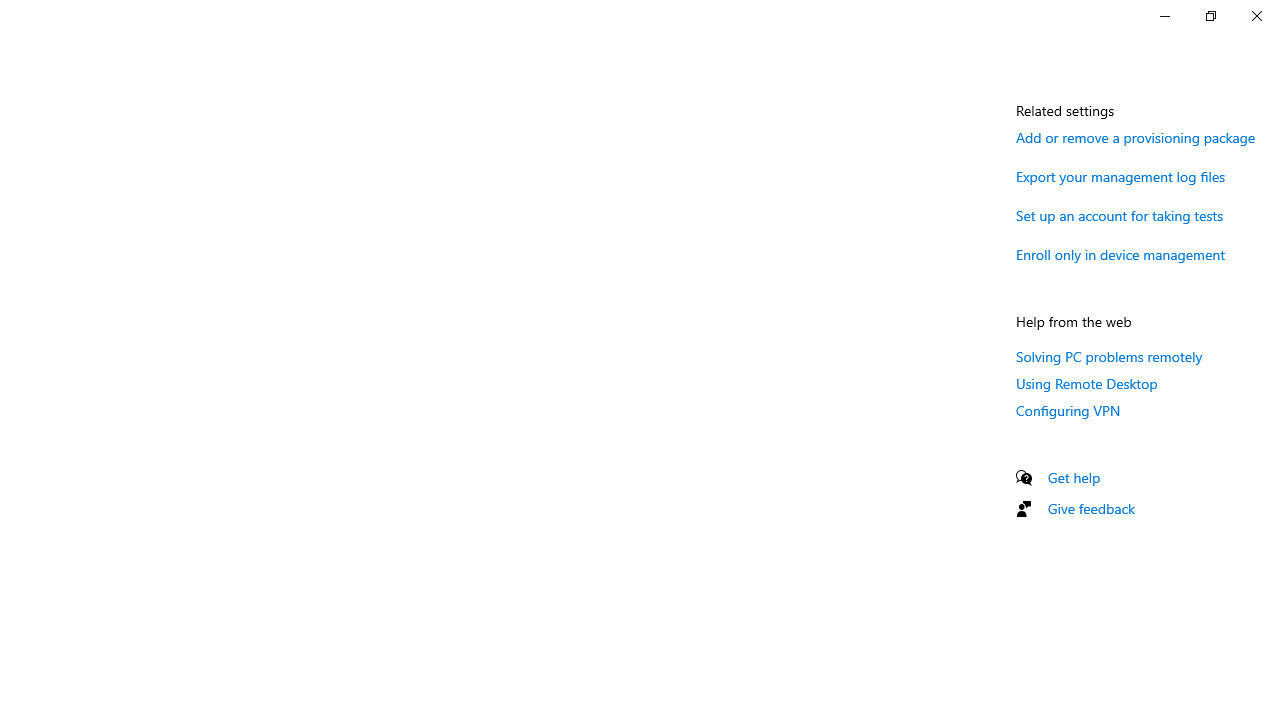 The width and height of the screenshot is (1280, 720). What do you see at coordinates (1108, 355) in the screenshot?
I see `'Solving PC problems remotely'` at bounding box center [1108, 355].